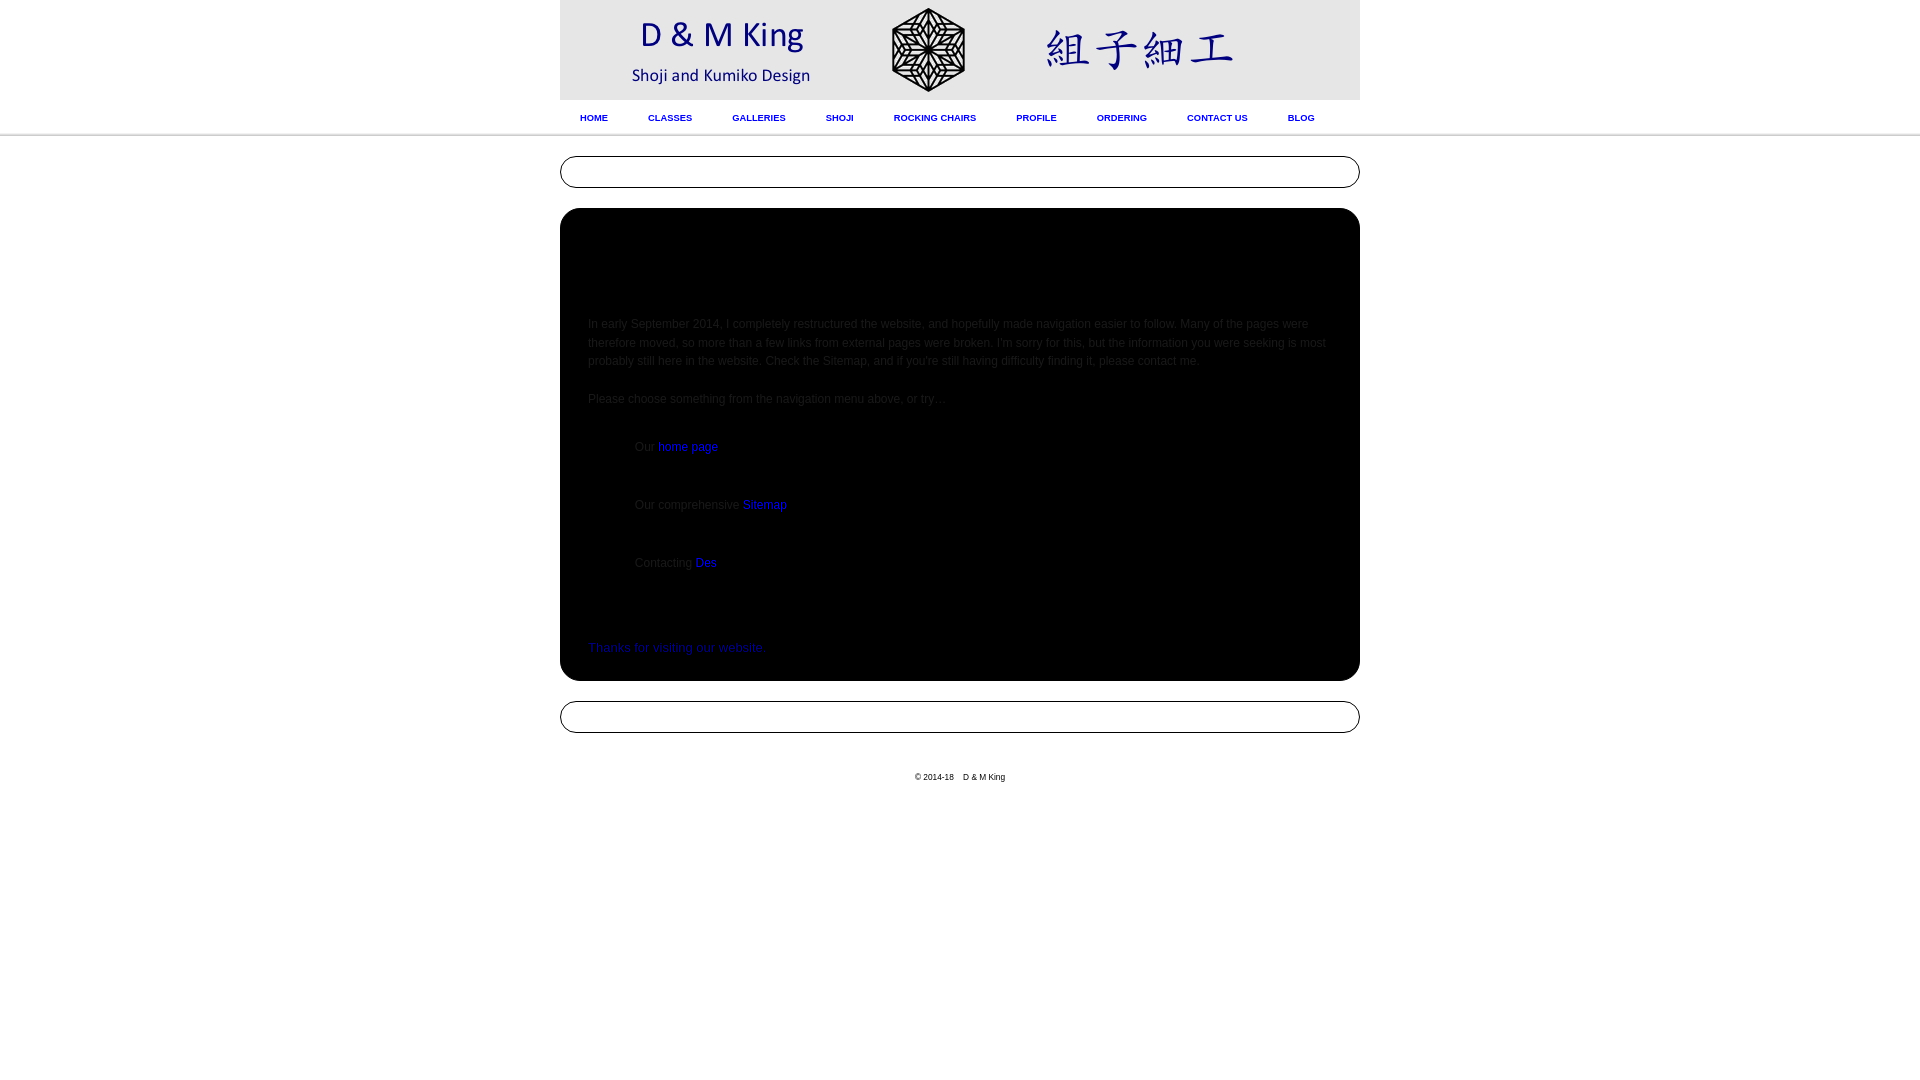 The image size is (1920, 1080). I want to click on 'CONTACT US', so click(1216, 118).